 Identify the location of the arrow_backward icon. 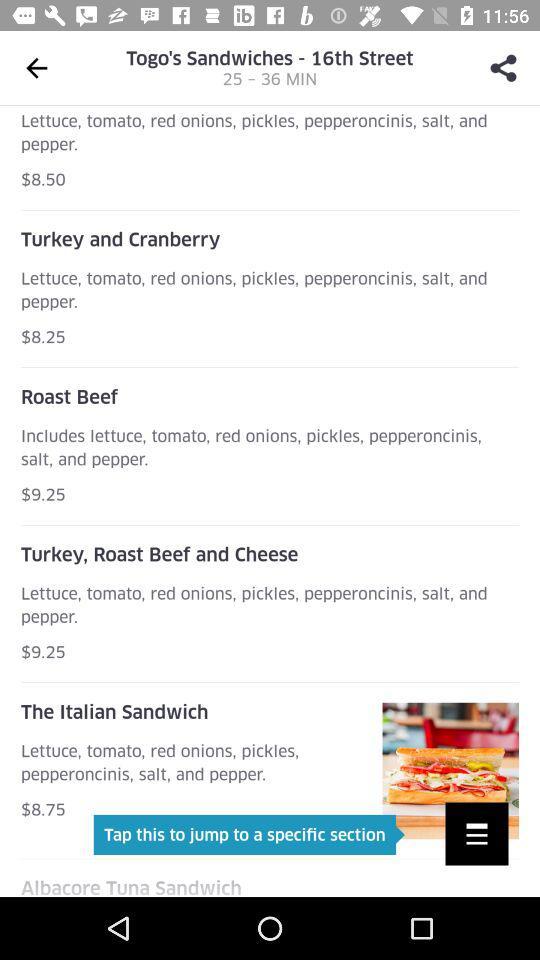
(36, 68).